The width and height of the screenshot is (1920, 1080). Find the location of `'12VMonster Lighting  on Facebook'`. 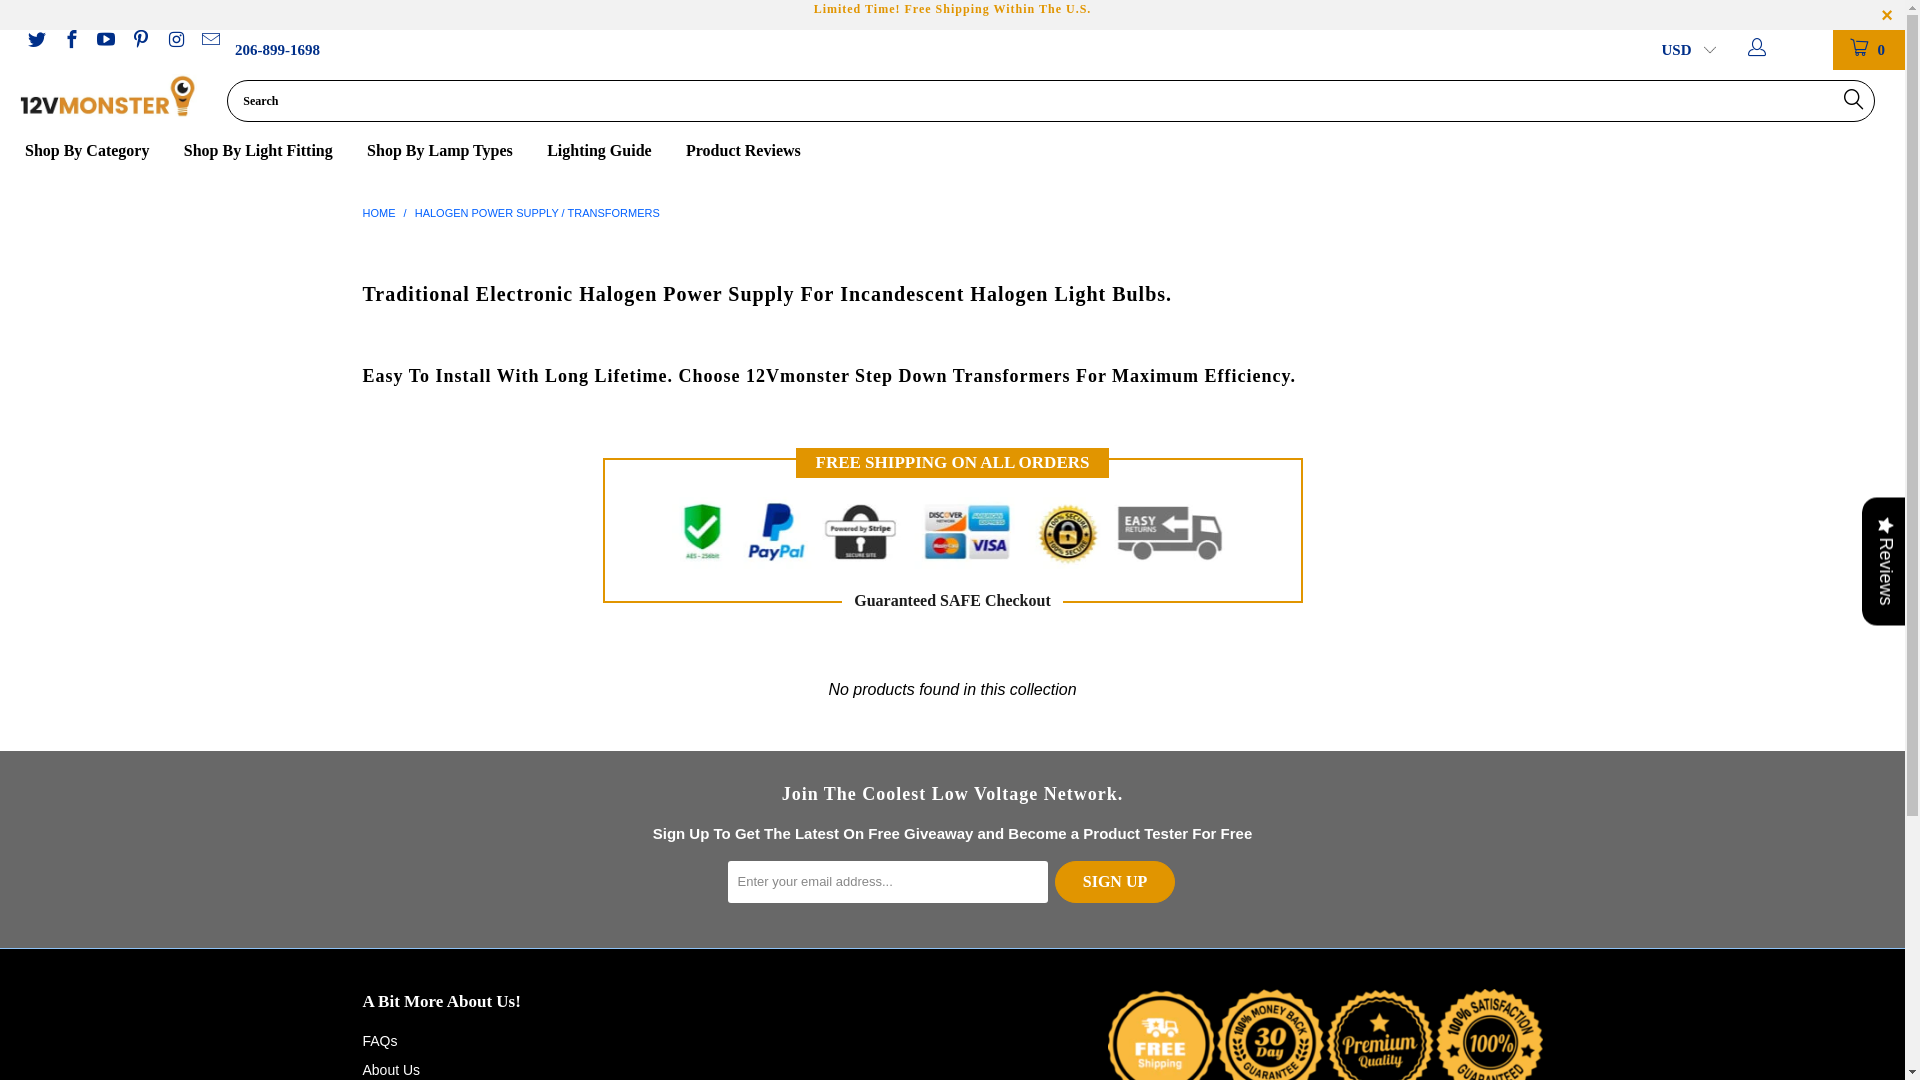

'12VMonster Lighting  on Facebook' is located at coordinates (70, 41).